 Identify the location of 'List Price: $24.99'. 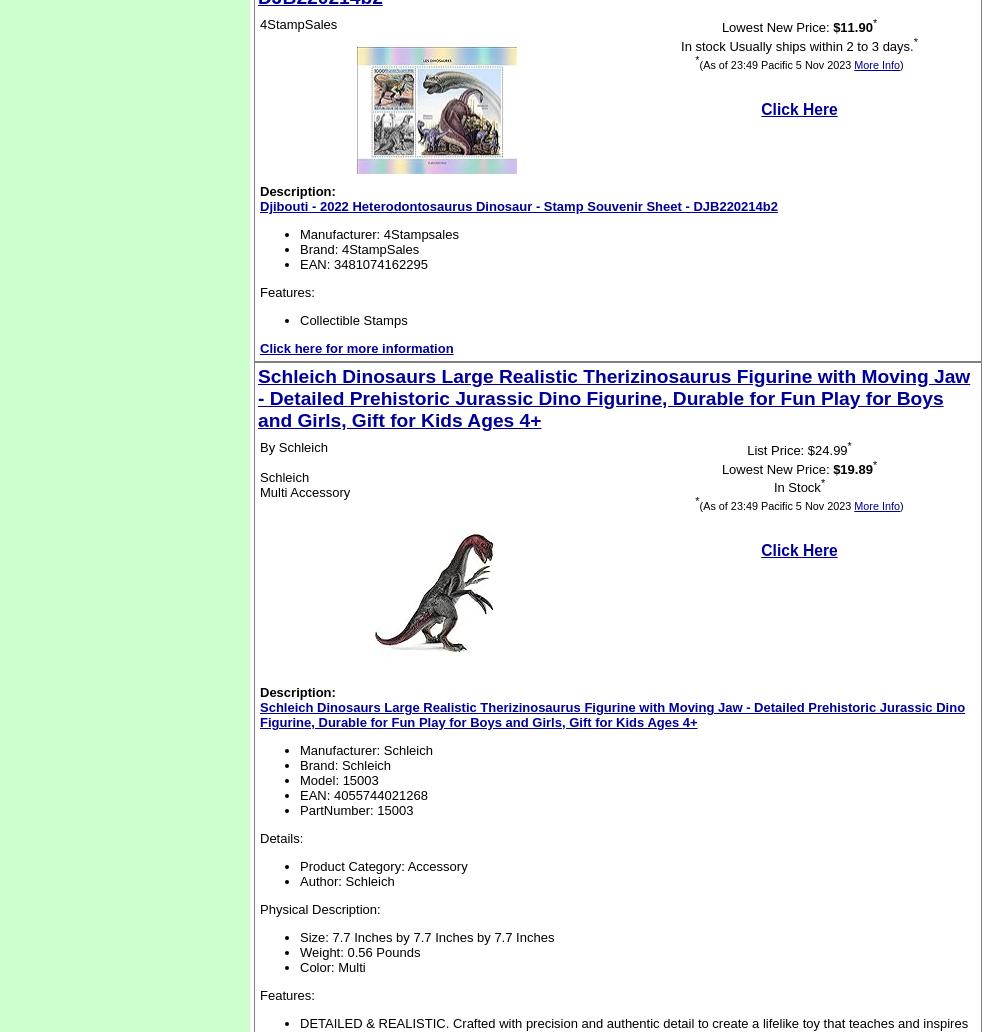
(796, 449).